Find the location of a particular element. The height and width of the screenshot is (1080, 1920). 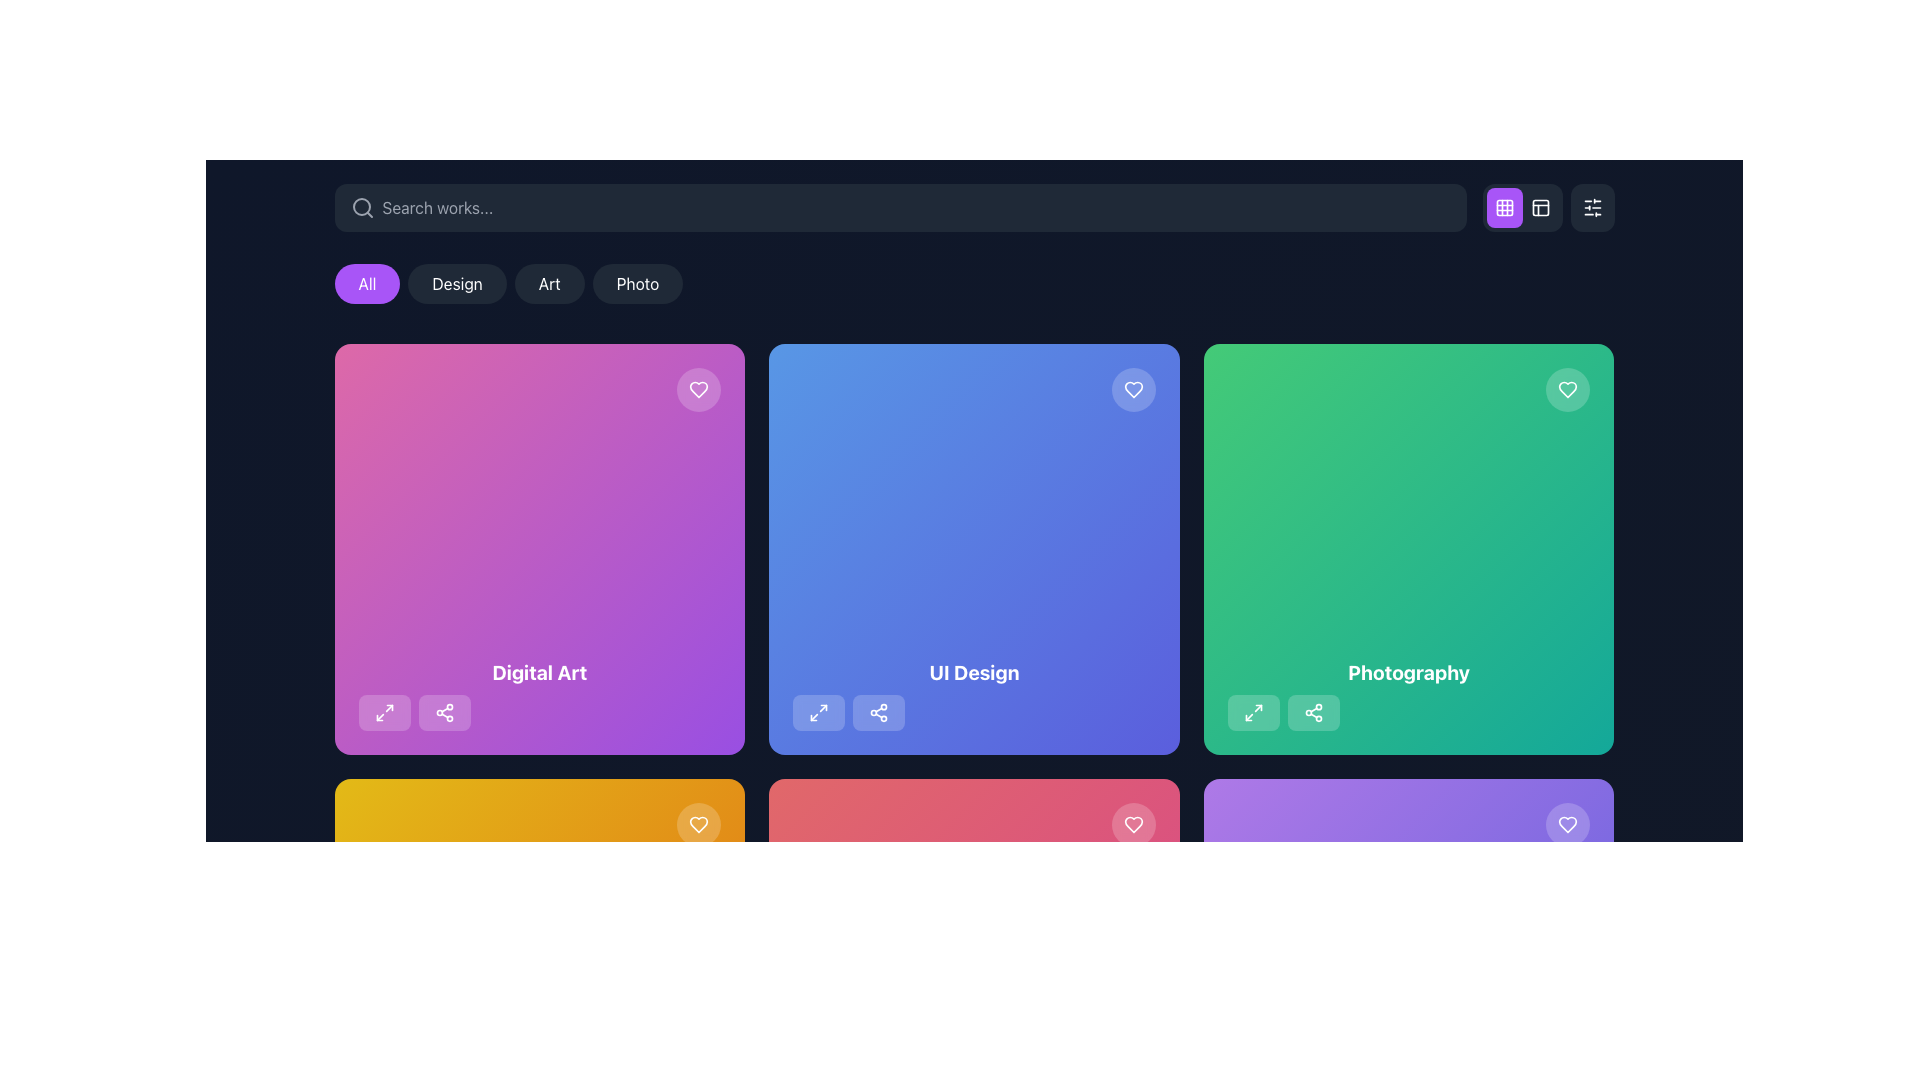

the search icon, which is a gray magnifying glass outline located at the left side of the search bar, to focus on the search bar is located at coordinates (362, 208).